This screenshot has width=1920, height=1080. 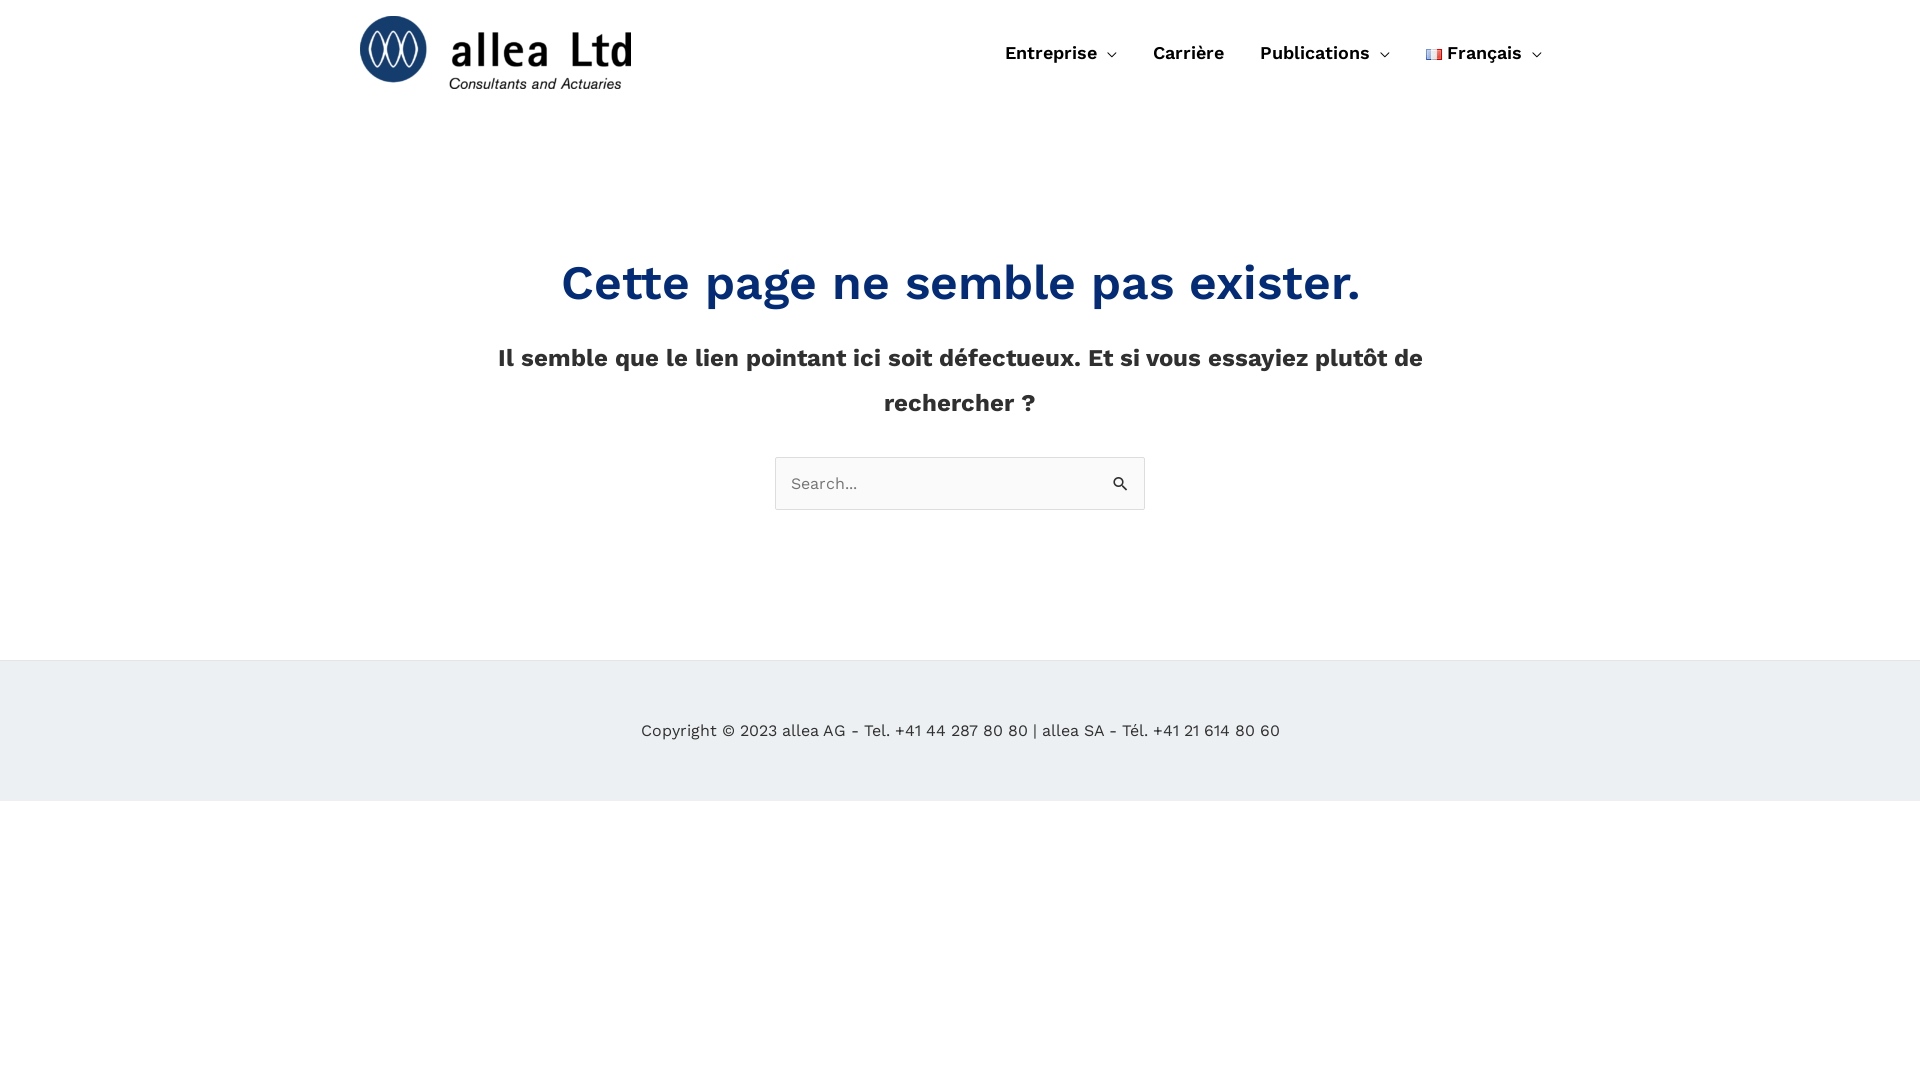 I want to click on 'Entreprise', so click(x=1059, y=52).